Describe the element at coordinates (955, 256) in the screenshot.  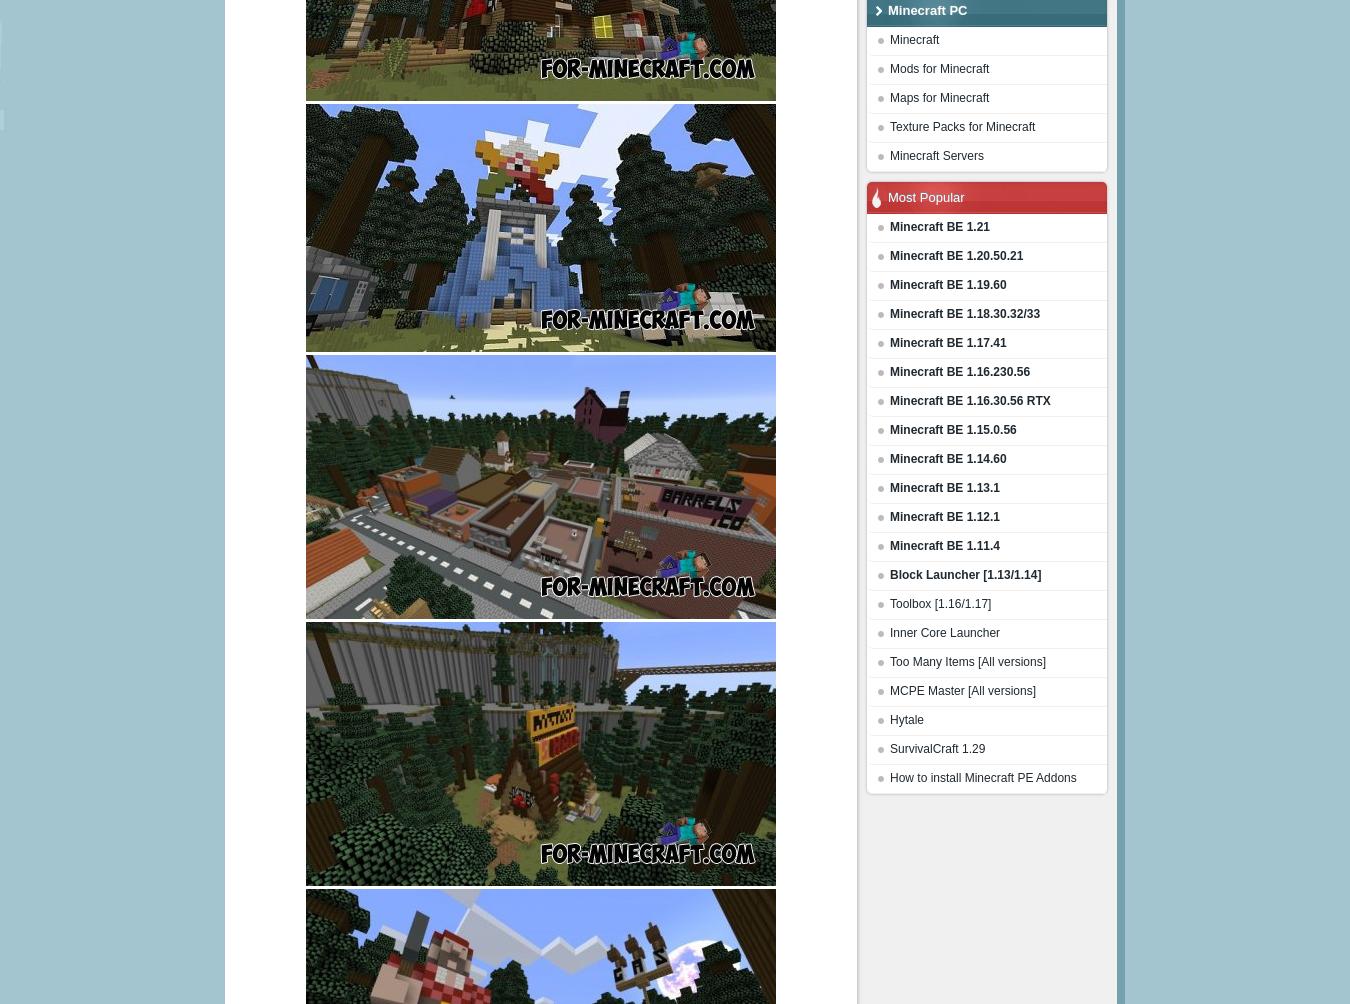
I see `'Minecraft BE 1.20.50.21'` at that location.